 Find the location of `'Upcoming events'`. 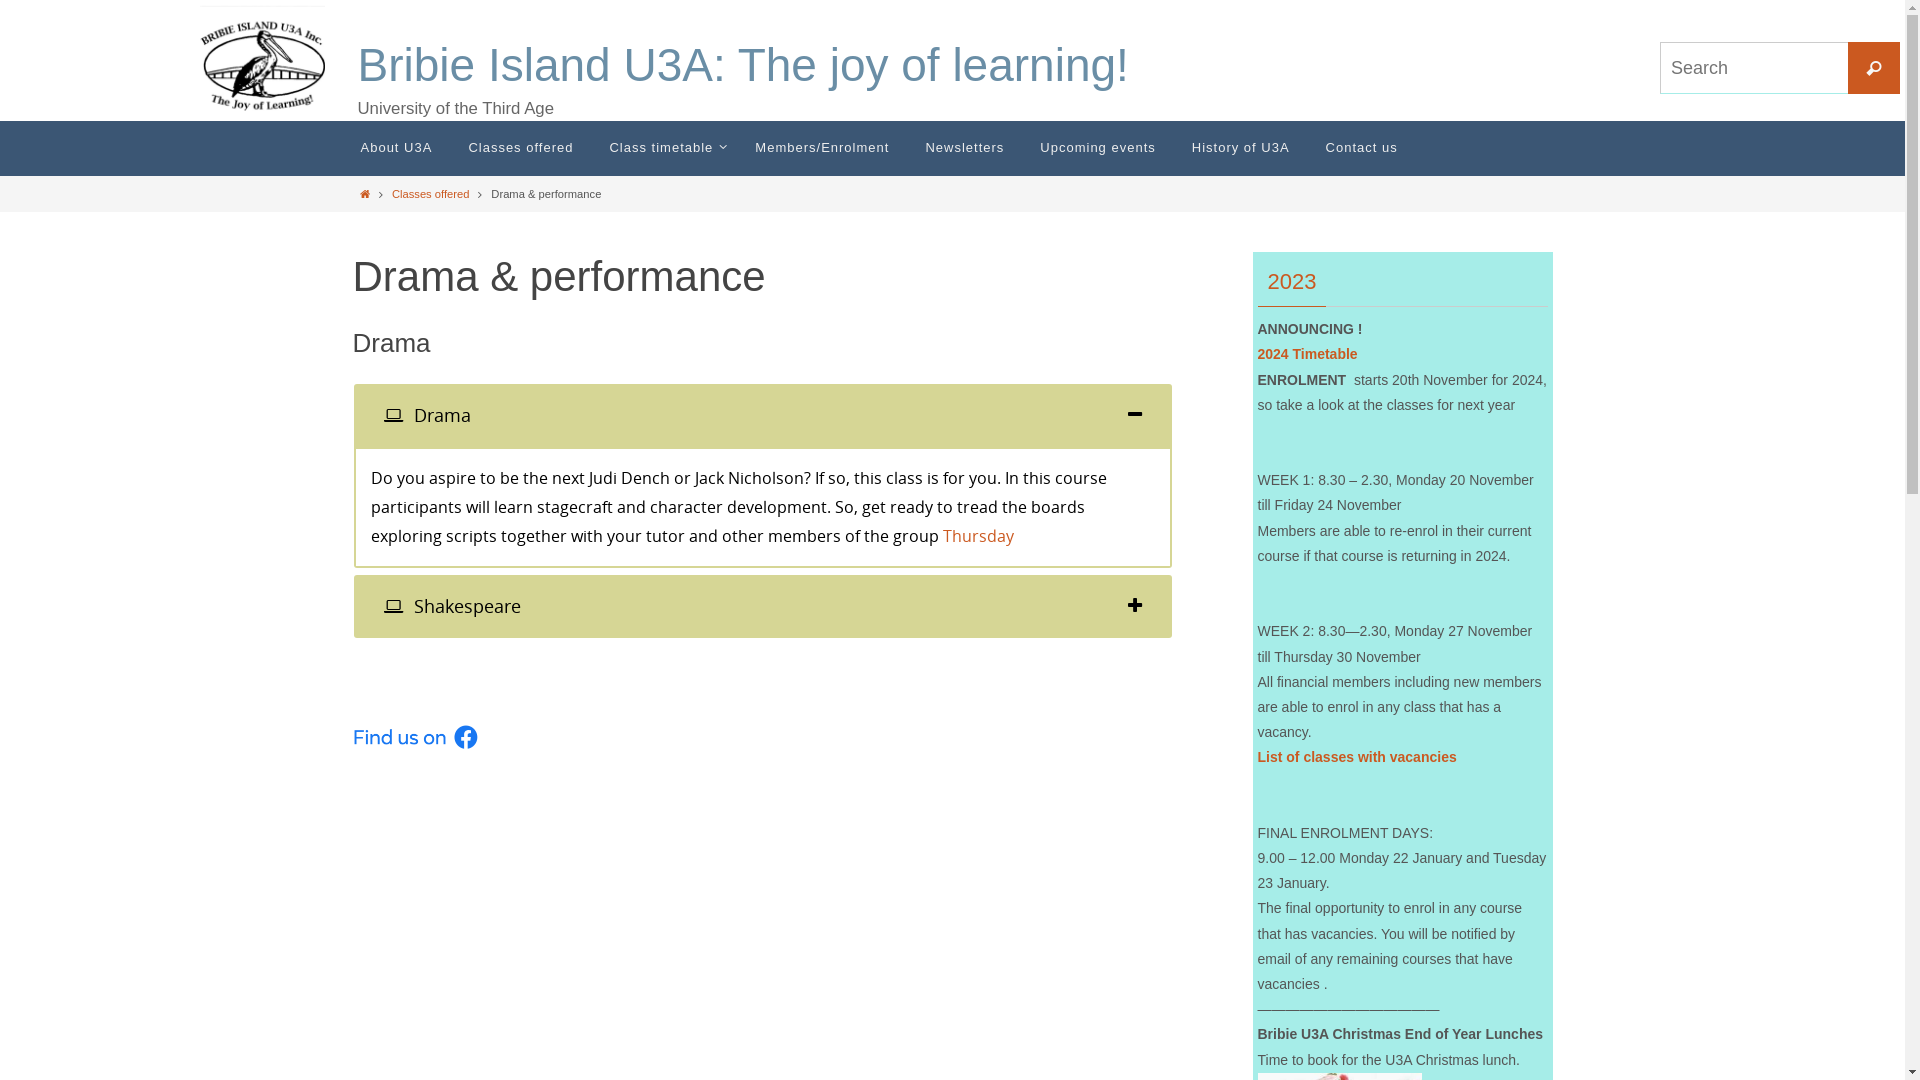

'Upcoming events' is located at coordinates (1096, 147).